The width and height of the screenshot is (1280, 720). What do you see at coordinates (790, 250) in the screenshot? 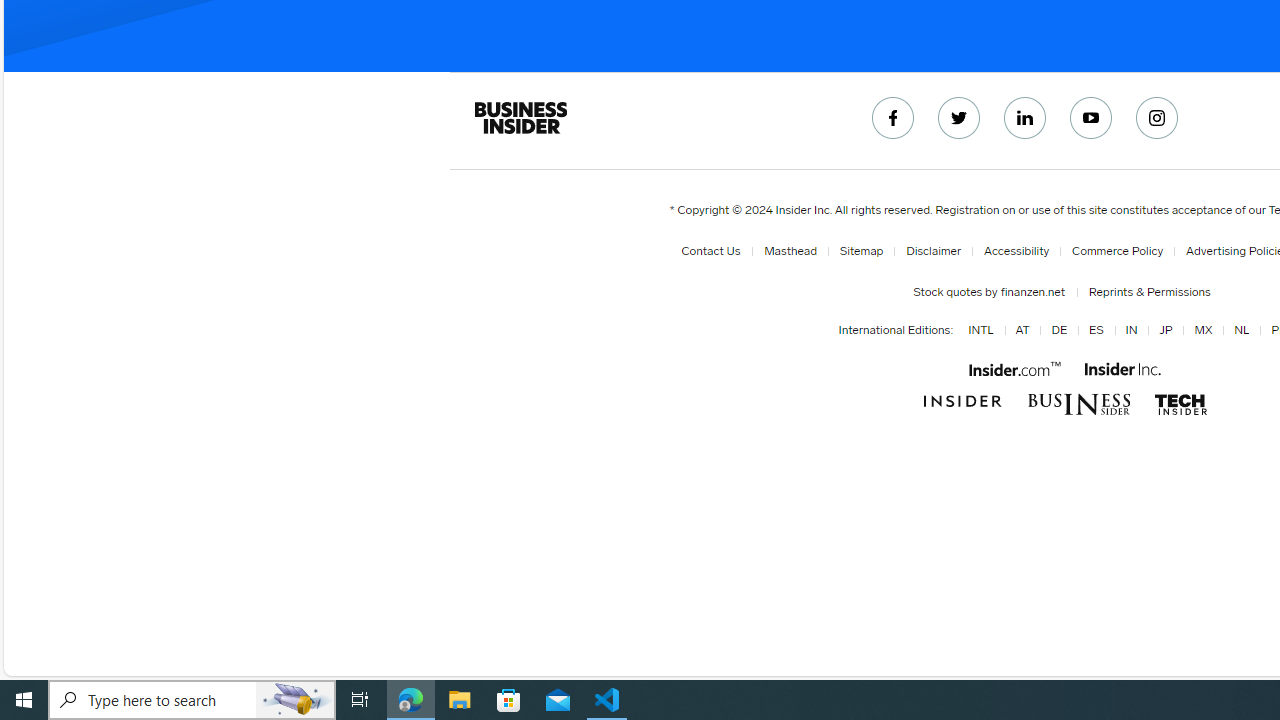
I see `'Masthead'` at bounding box center [790, 250].